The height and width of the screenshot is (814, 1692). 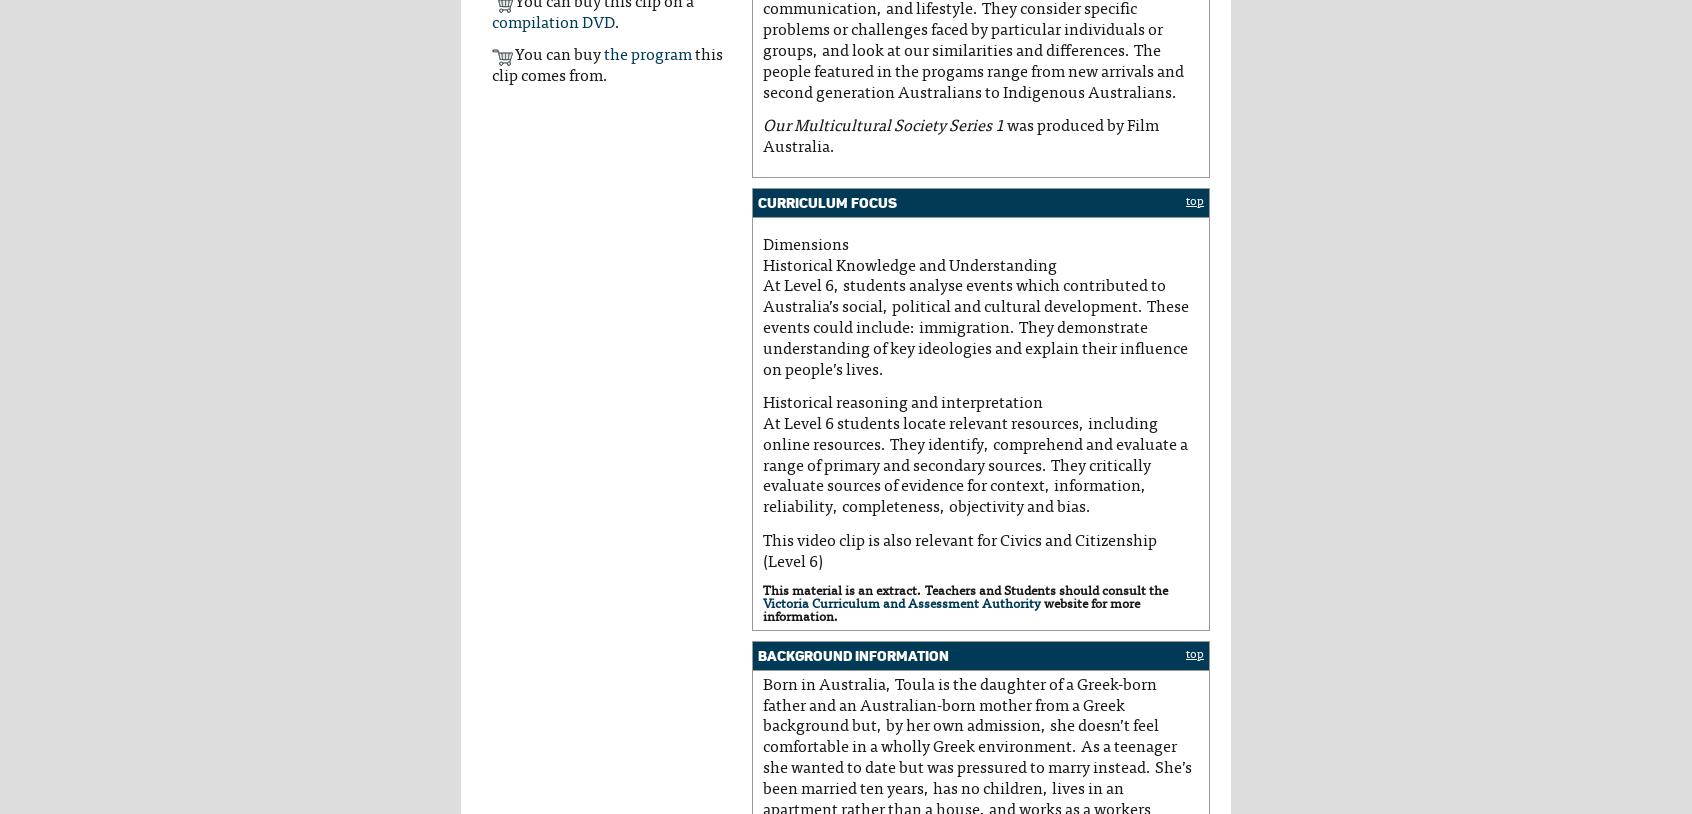 What do you see at coordinates (553, 22) in the screenshot?
I see `'compilation DVD'` at bounding box center [553, 22].